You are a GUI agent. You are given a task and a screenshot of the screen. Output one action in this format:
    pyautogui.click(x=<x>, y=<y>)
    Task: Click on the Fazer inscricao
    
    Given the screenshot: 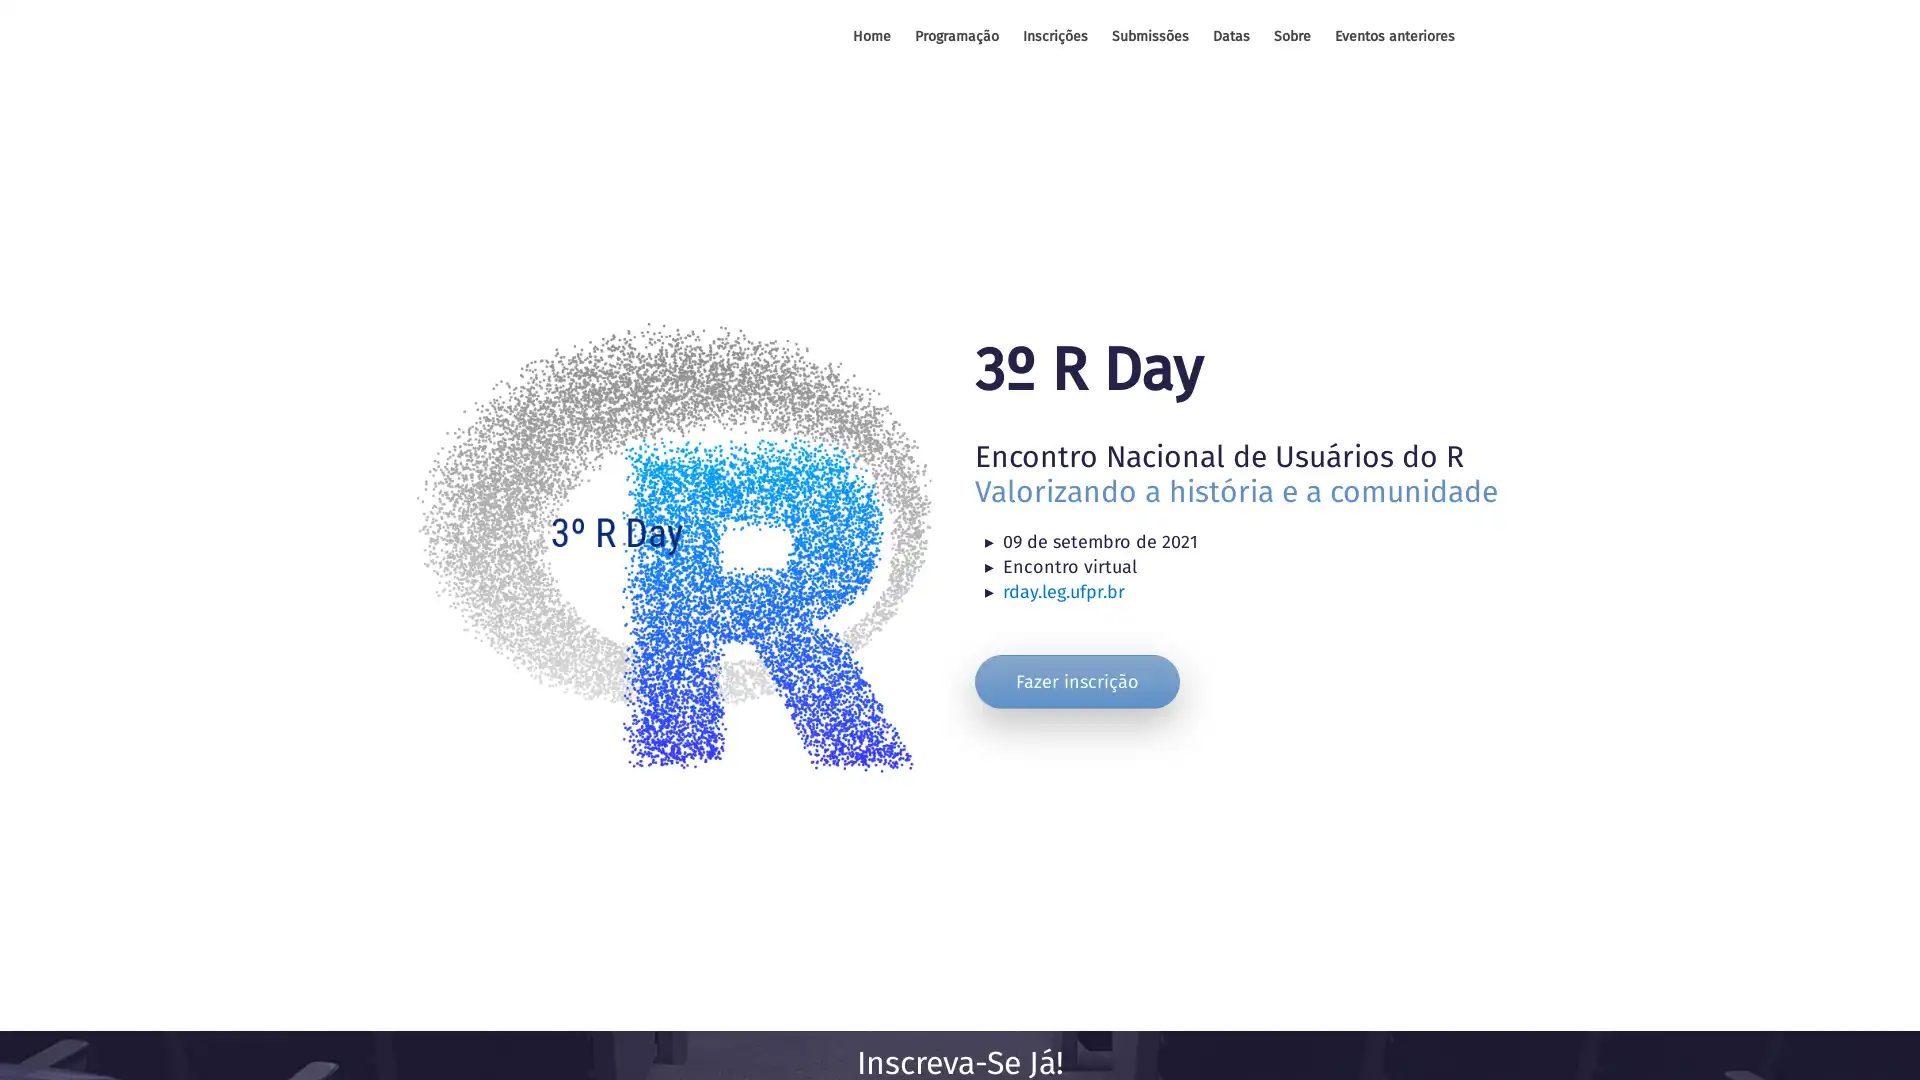 What is the action you would take?
    pyautogui.click(x=1076, y=680)
    